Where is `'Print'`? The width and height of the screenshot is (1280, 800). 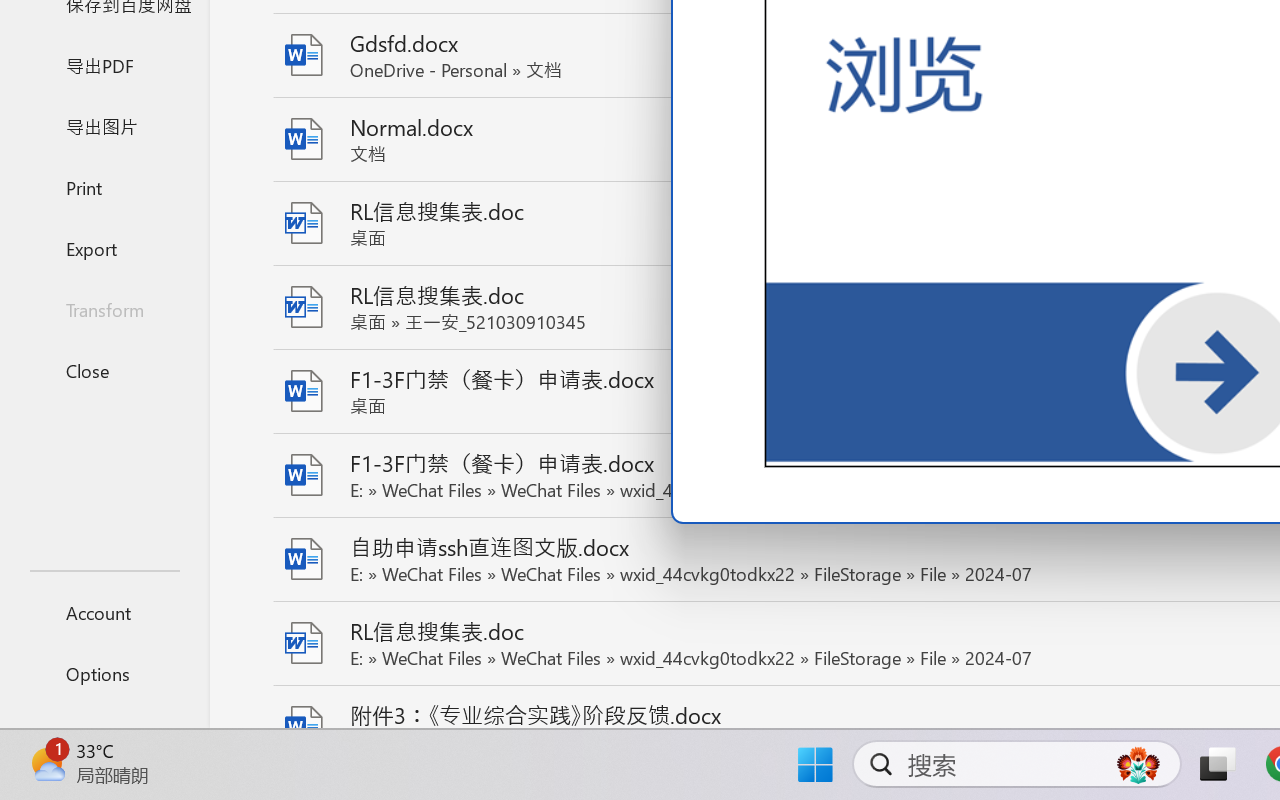 'Print' is located at coordinates (103, 186).